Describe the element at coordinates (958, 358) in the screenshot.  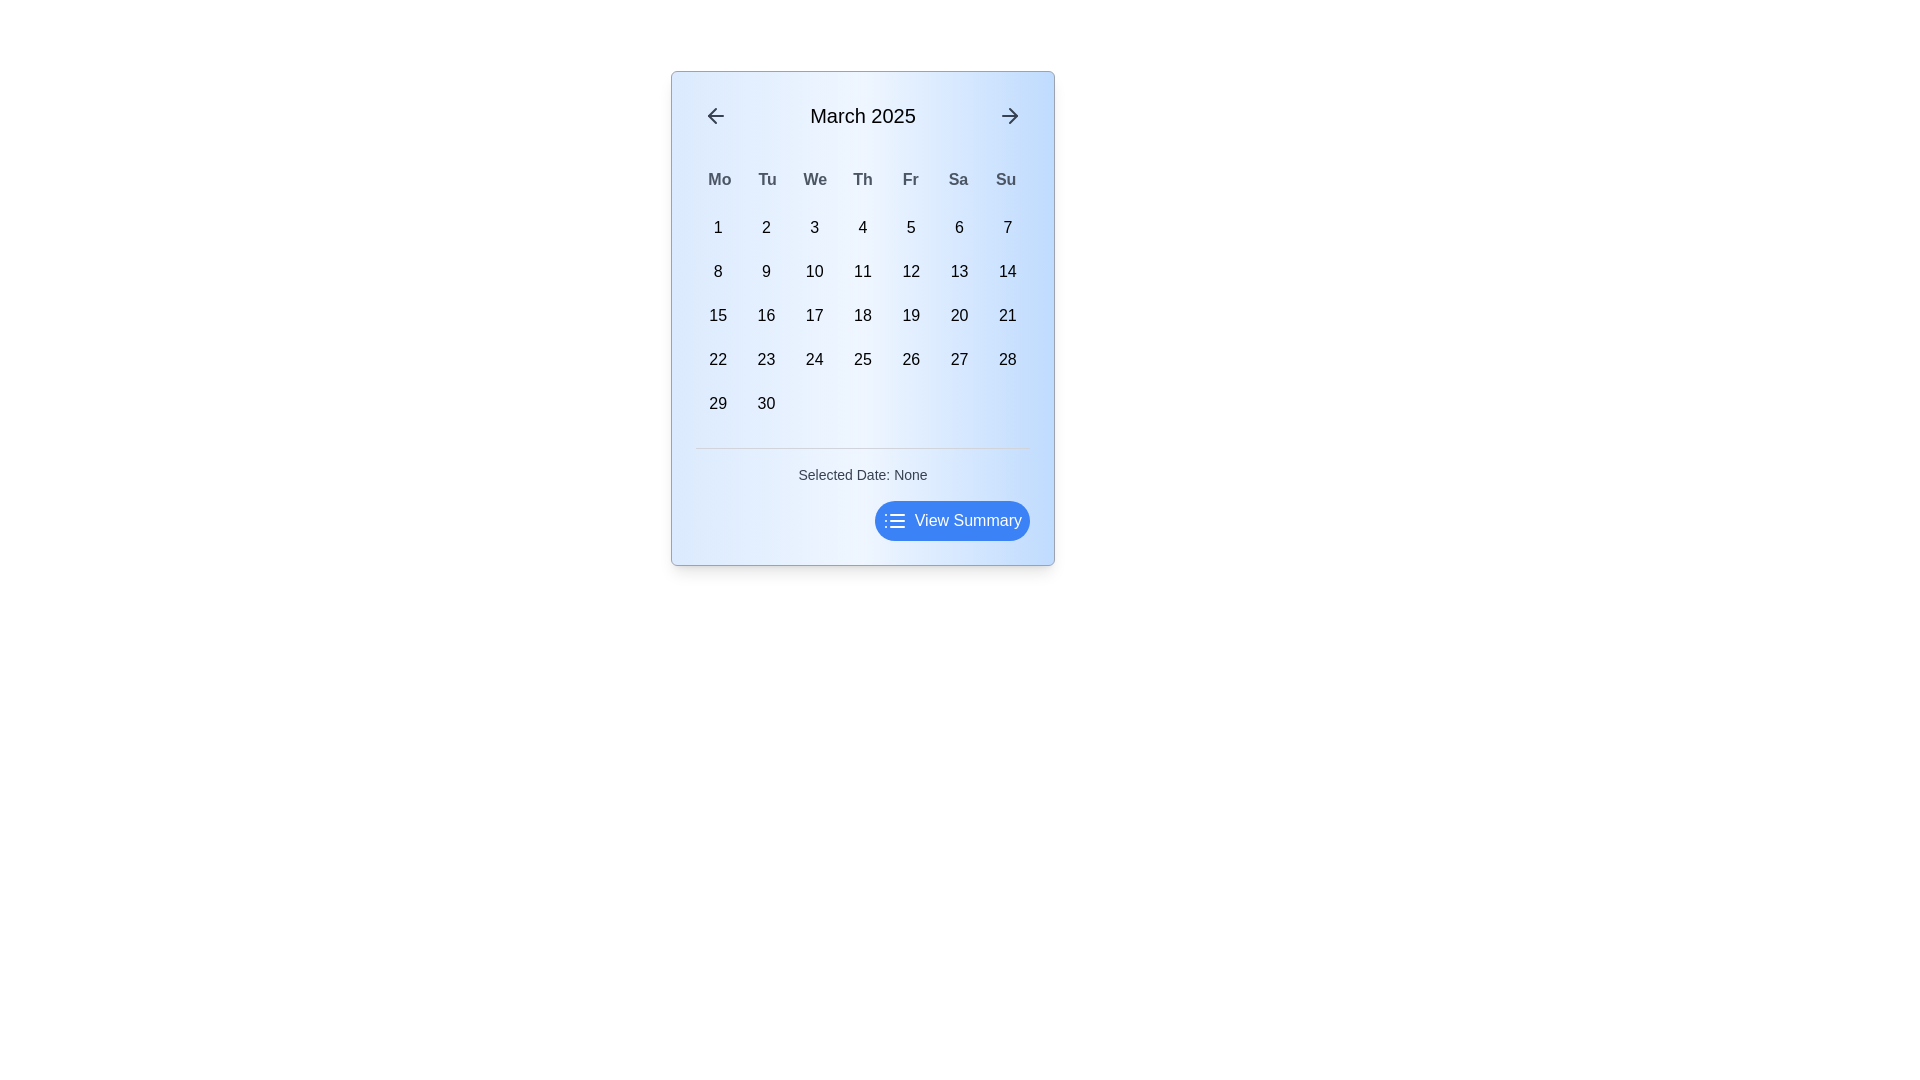
I see `the circular button labeled '27' in the calendar grid interface` at that location.